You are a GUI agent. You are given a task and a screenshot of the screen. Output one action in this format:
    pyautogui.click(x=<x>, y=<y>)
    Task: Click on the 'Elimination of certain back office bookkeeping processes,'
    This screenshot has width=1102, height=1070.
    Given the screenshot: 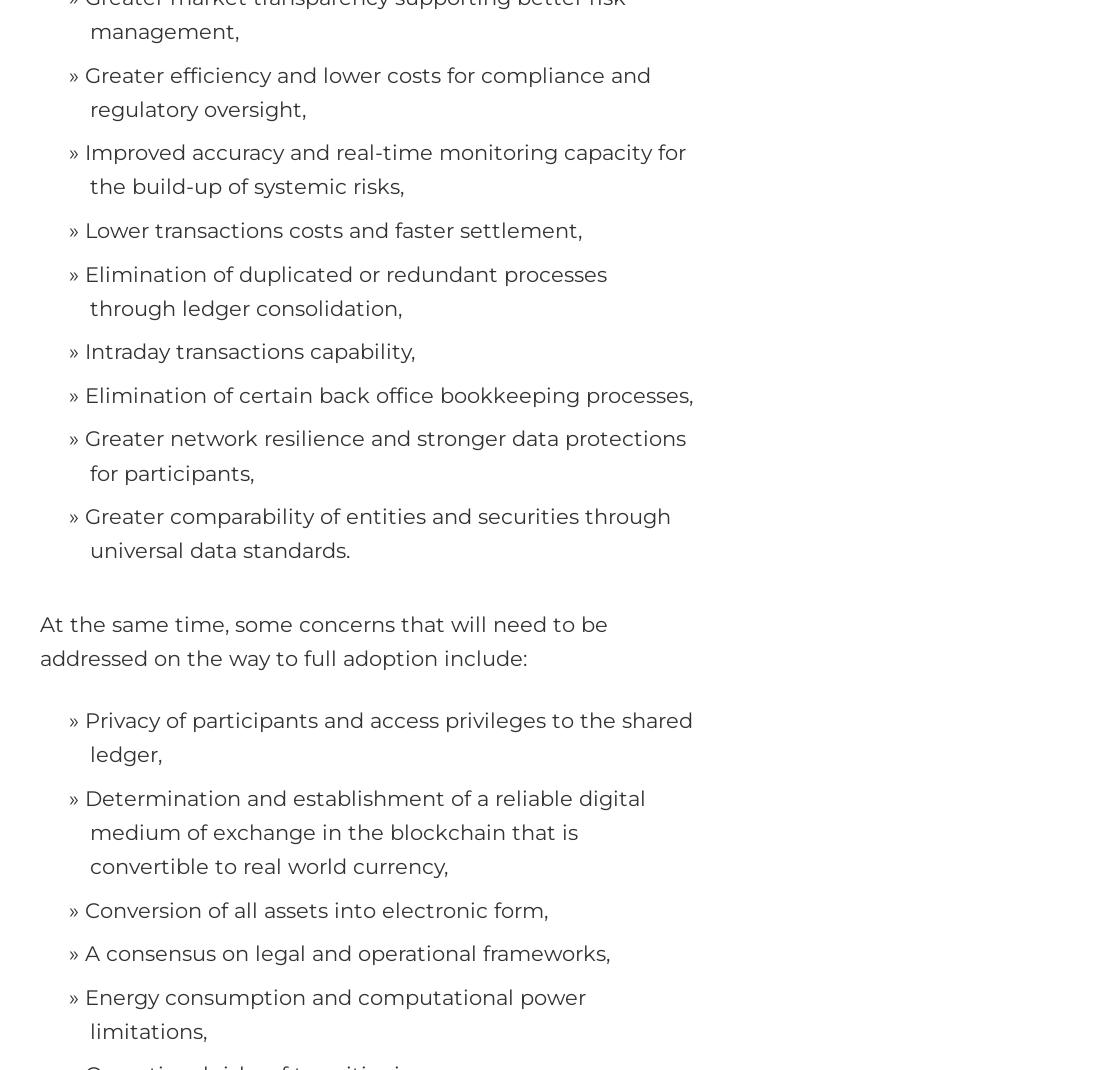 What is the action you would take?
    pyautogui.click(x=389, y=393)
    